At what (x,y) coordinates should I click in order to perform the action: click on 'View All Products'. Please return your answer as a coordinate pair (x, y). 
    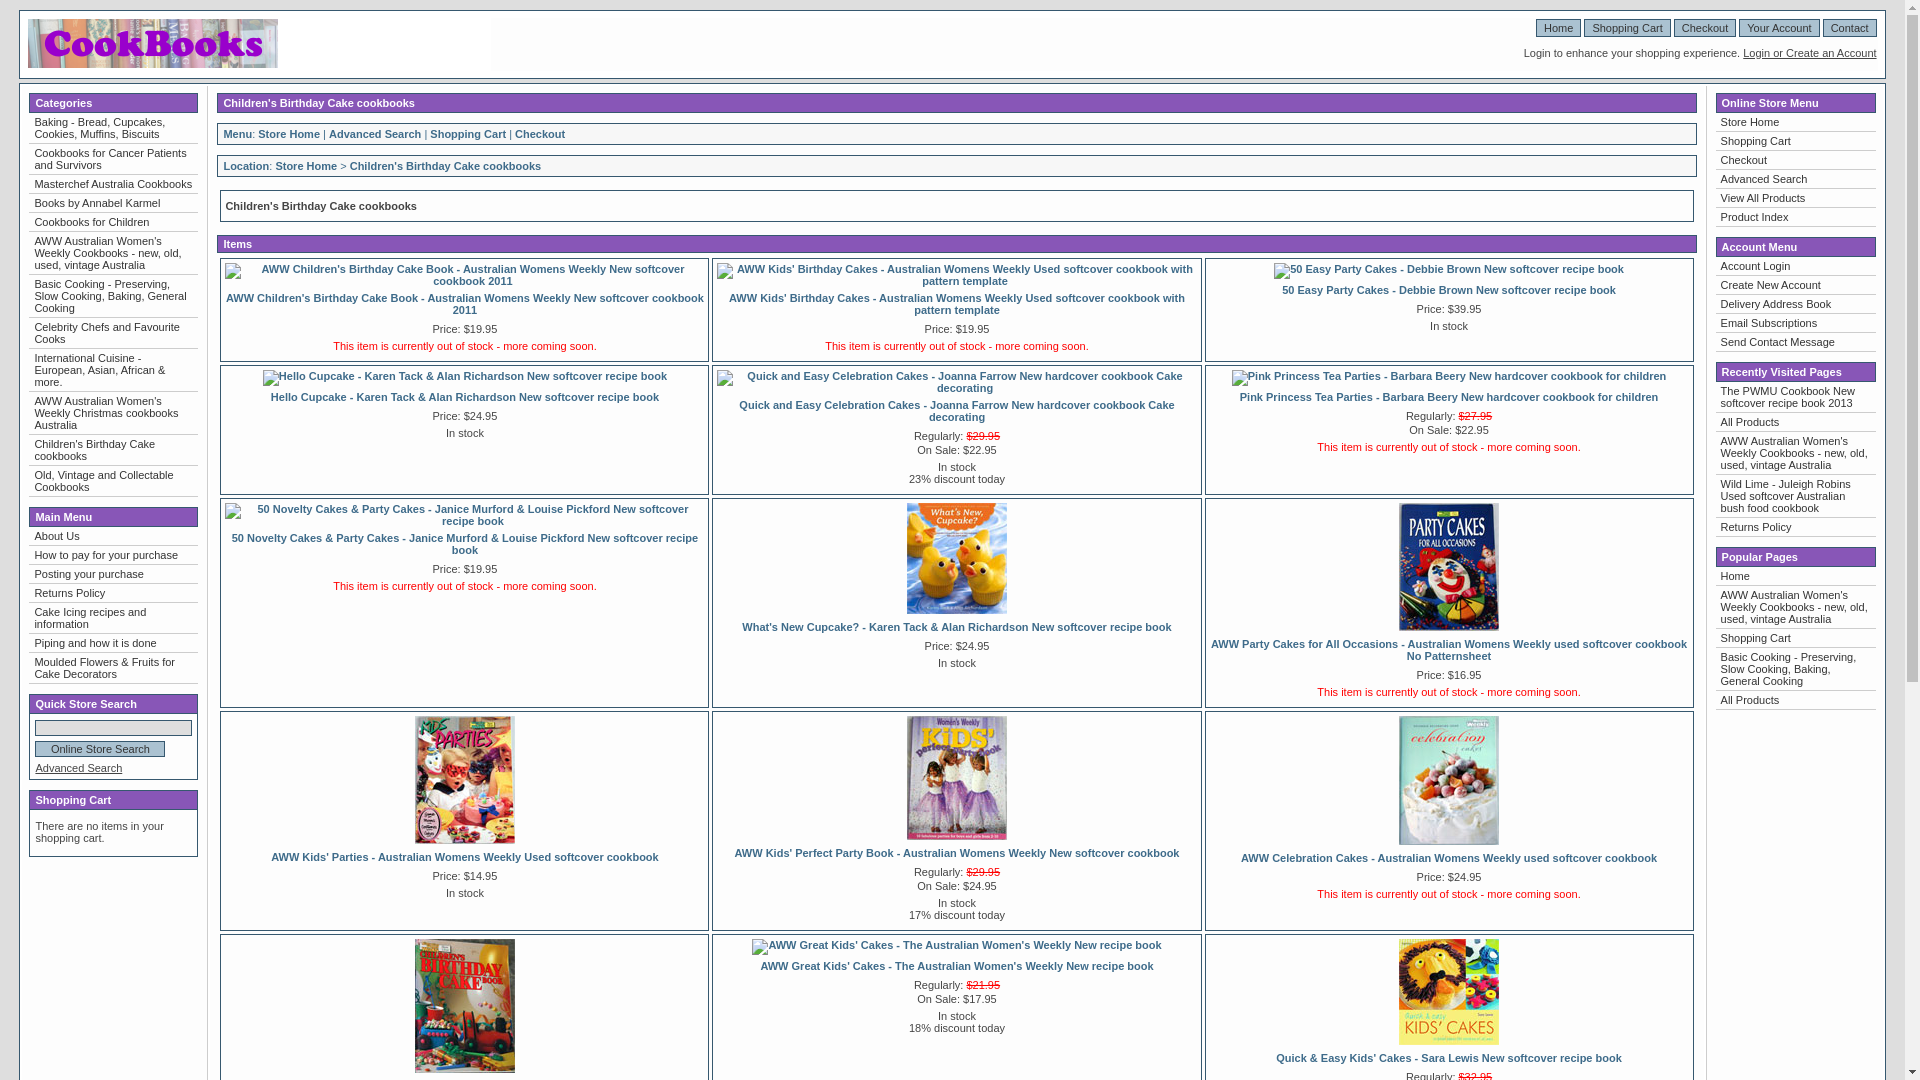
    Looking at the image, I should click on (1715, 197).